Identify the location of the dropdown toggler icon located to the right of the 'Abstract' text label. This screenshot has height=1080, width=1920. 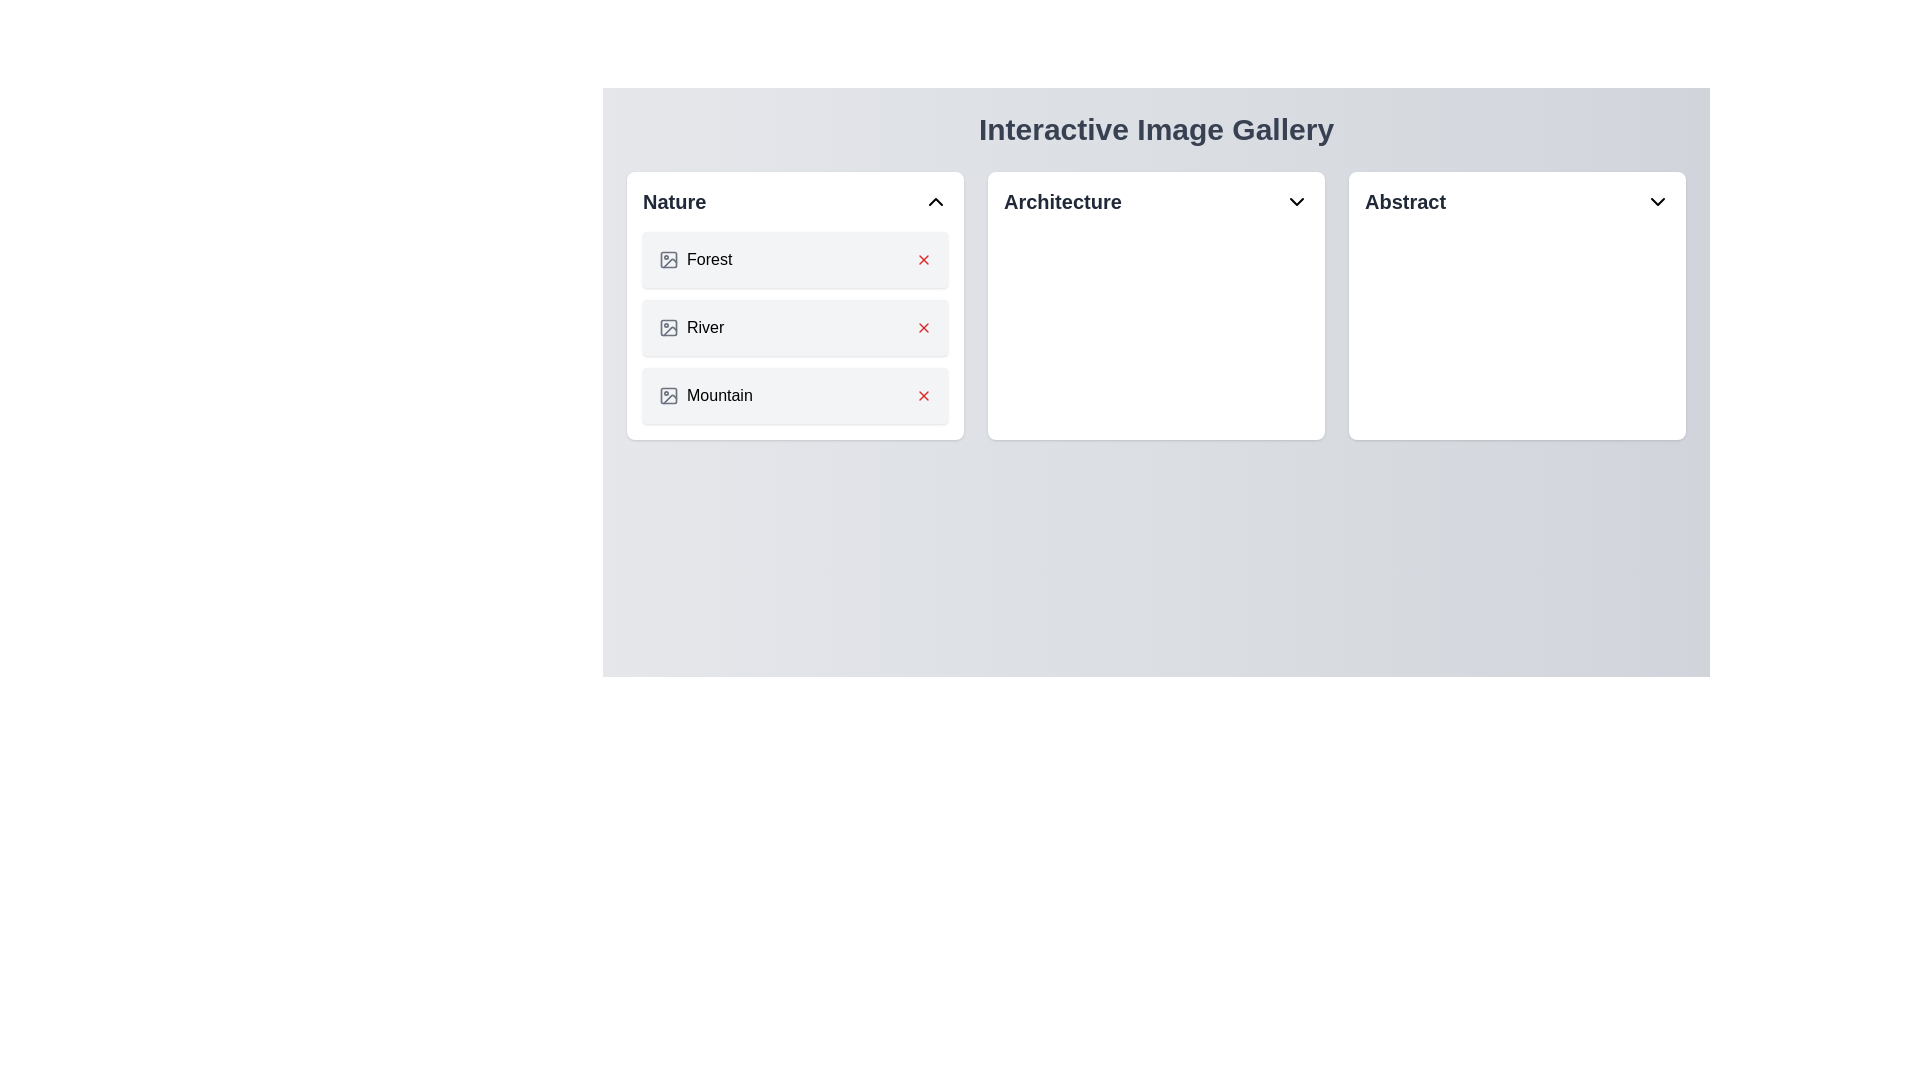
(1657, 201).